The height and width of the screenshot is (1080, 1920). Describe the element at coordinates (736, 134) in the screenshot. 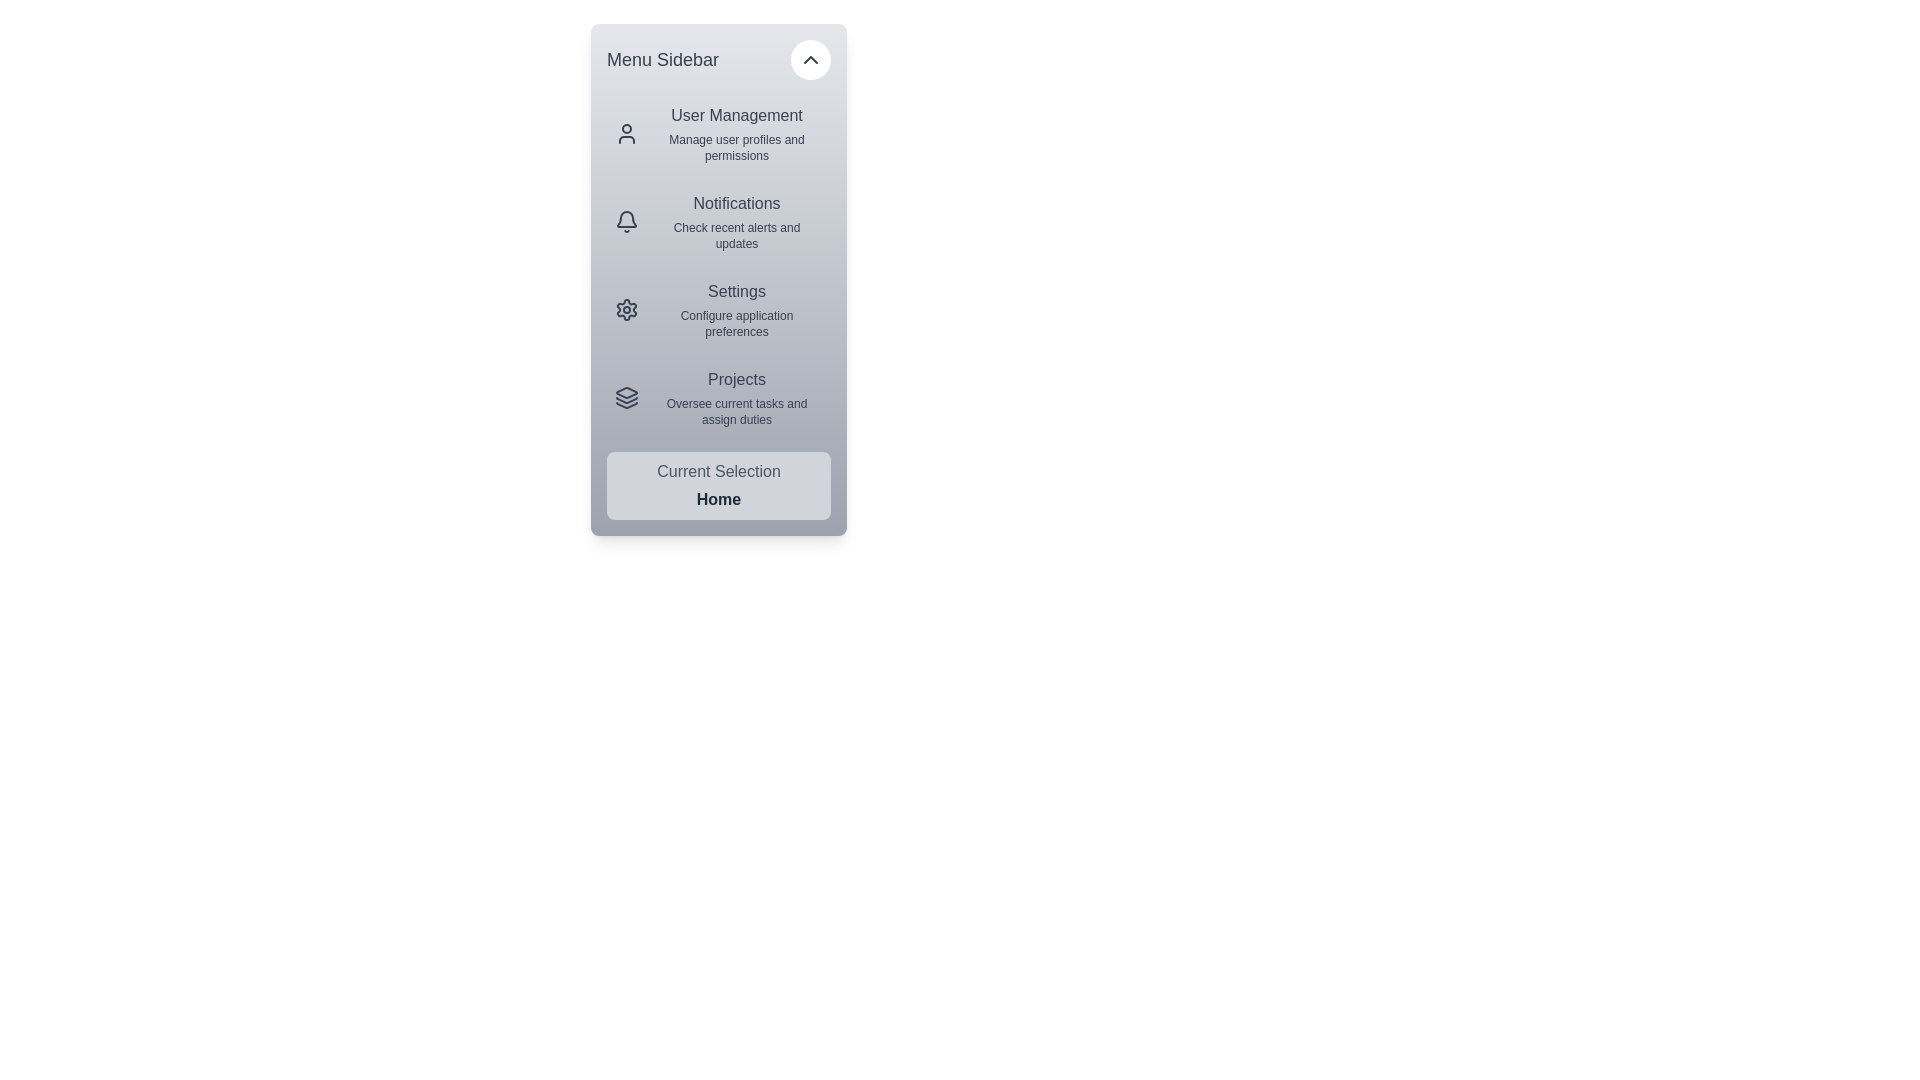

I see `the menu option for User Management located in the sidebar, directly beneath the user management icon` at that location.